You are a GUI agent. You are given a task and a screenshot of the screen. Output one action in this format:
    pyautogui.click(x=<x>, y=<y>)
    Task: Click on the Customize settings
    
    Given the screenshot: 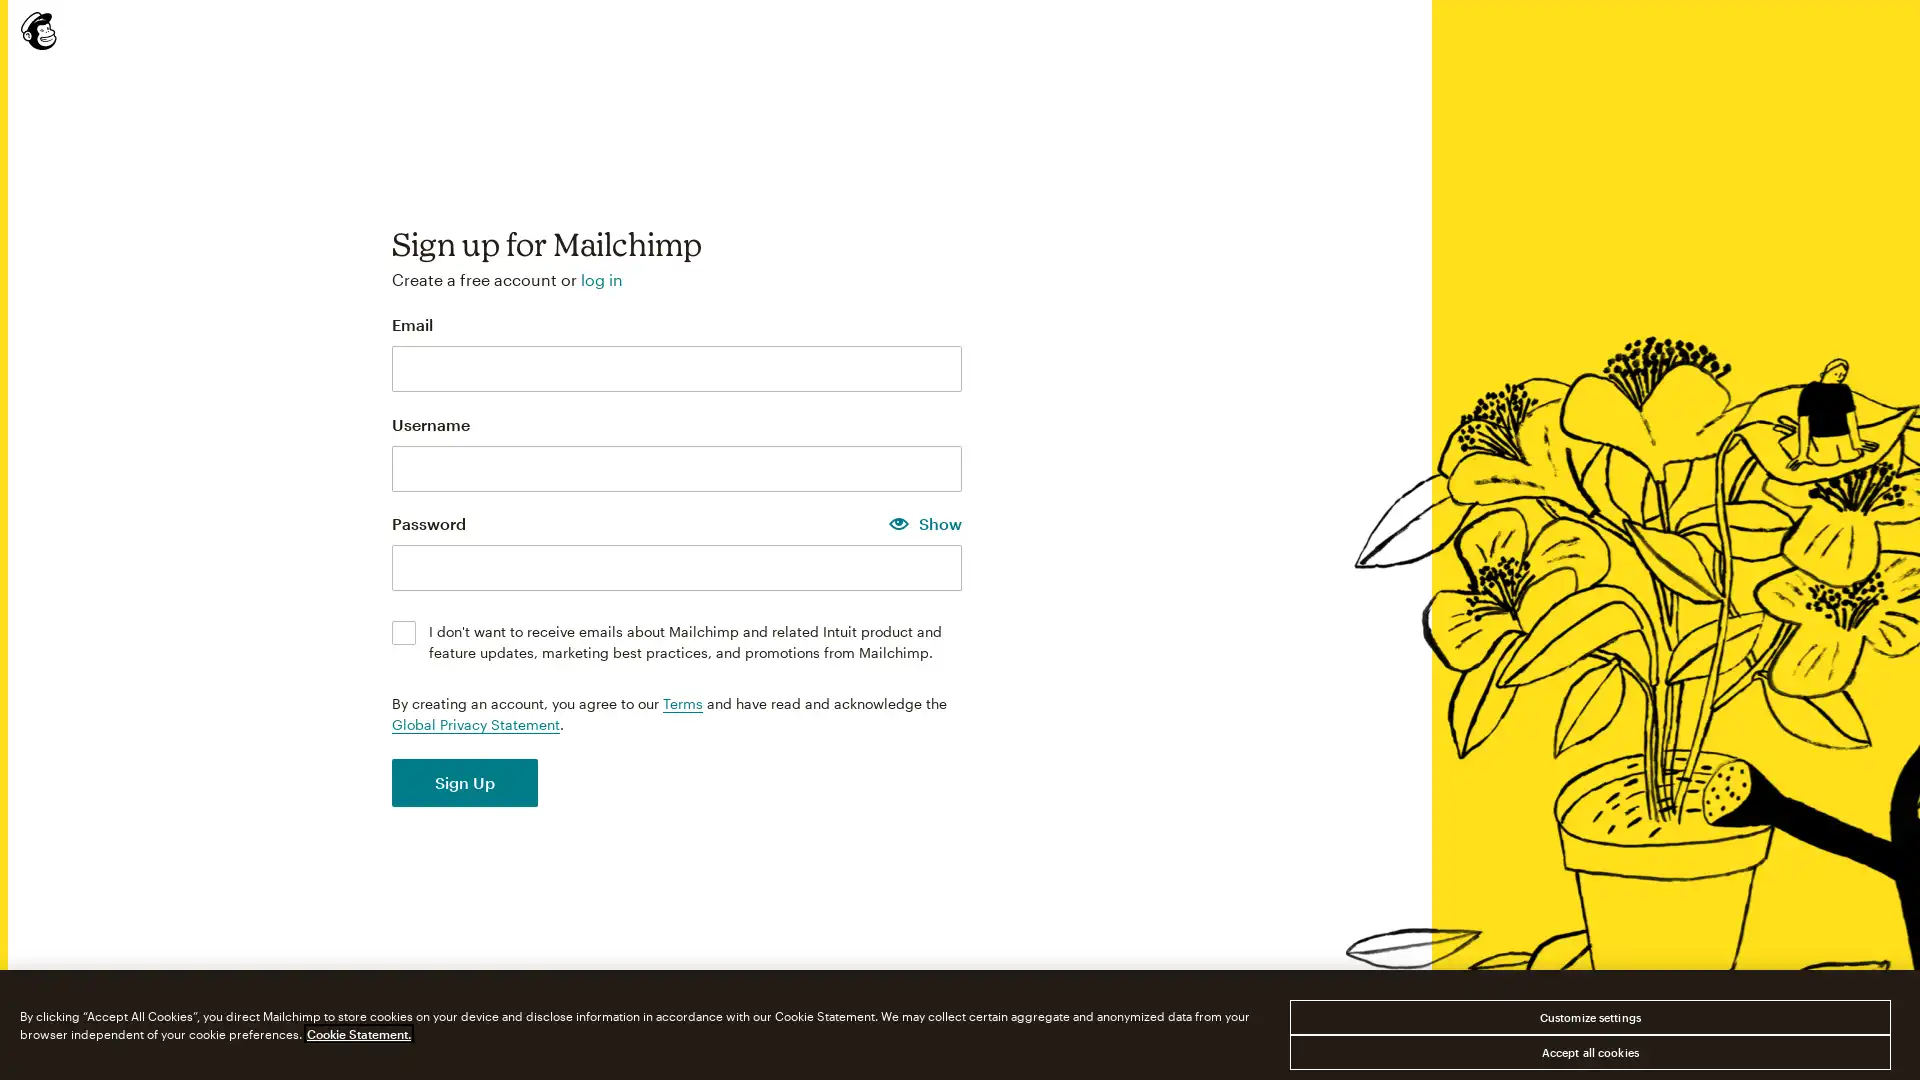 What is the action you would take?
    pyautogui.click(x=1588, y=1017)
    